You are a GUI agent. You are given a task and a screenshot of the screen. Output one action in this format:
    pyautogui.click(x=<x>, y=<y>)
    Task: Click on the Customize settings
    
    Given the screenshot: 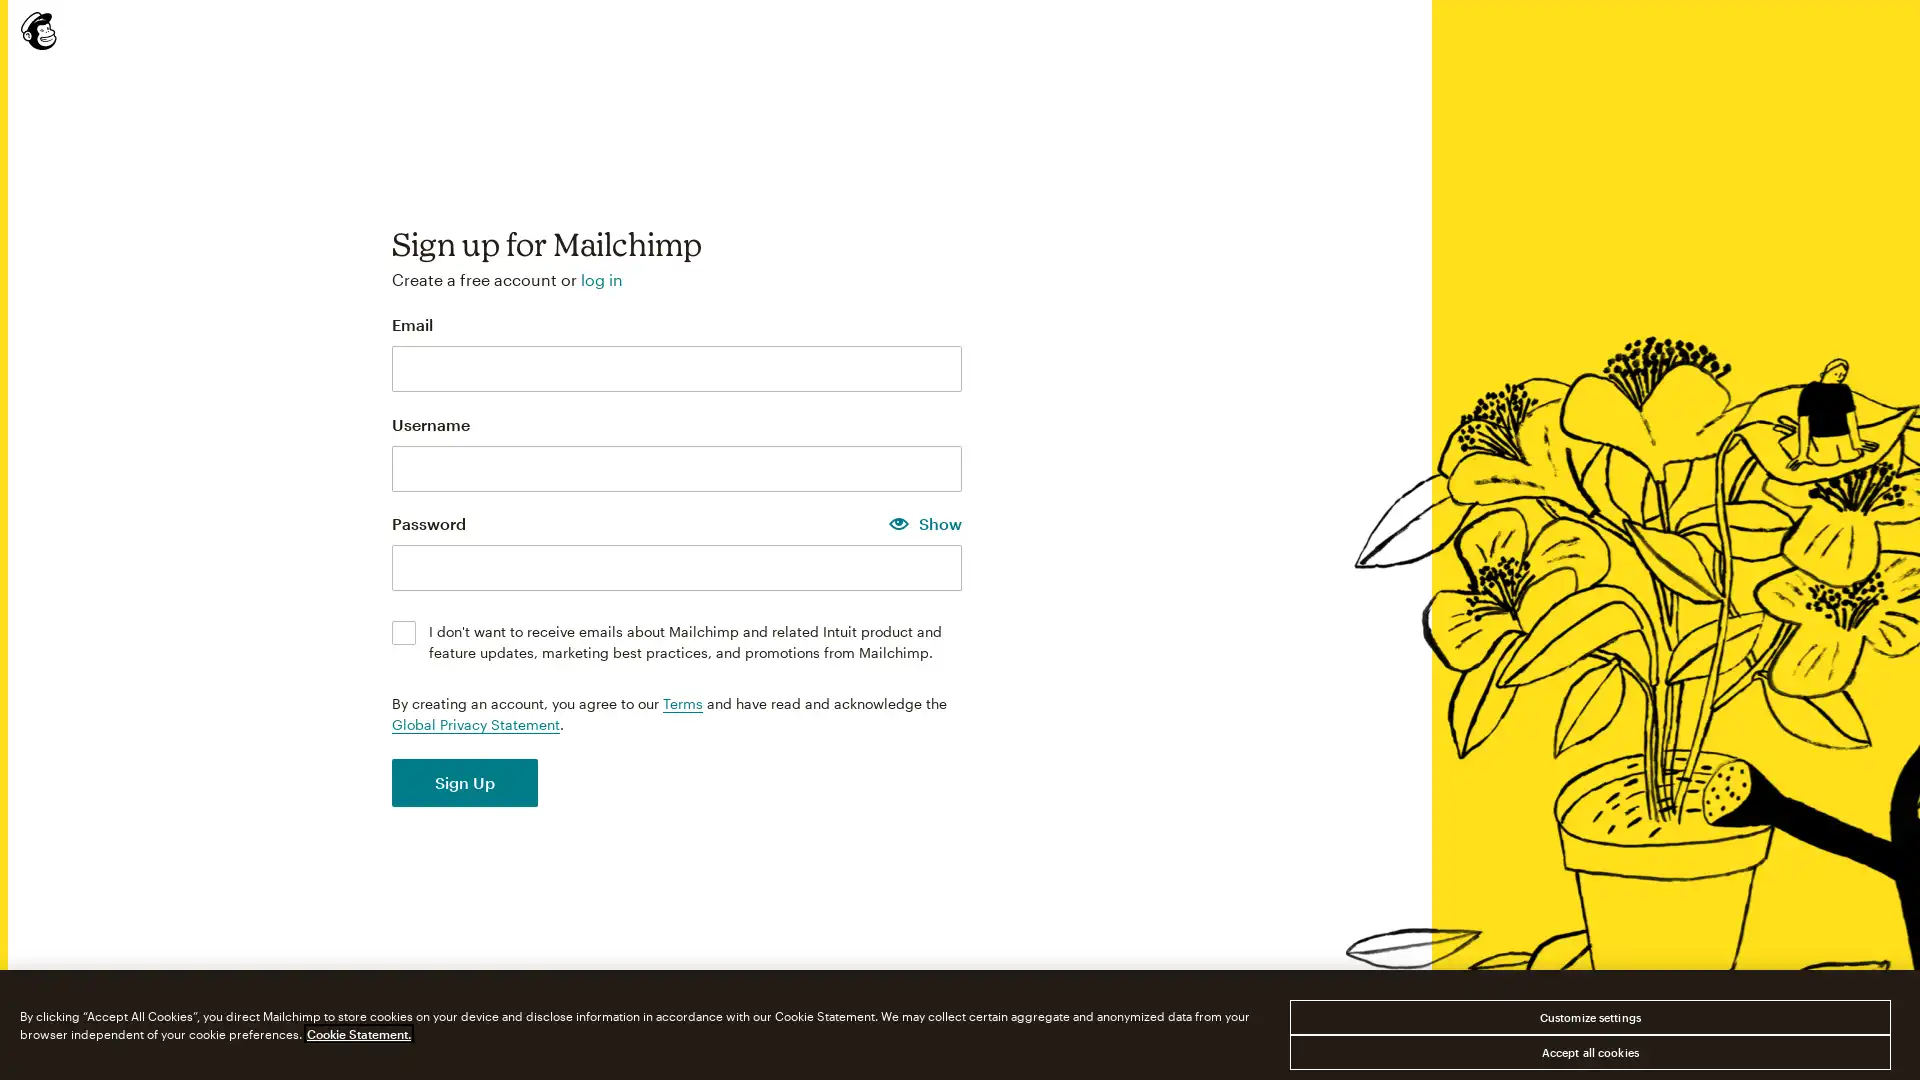 What is the action you would take?
    pyautogui.click(x=1588, y=1017)
    